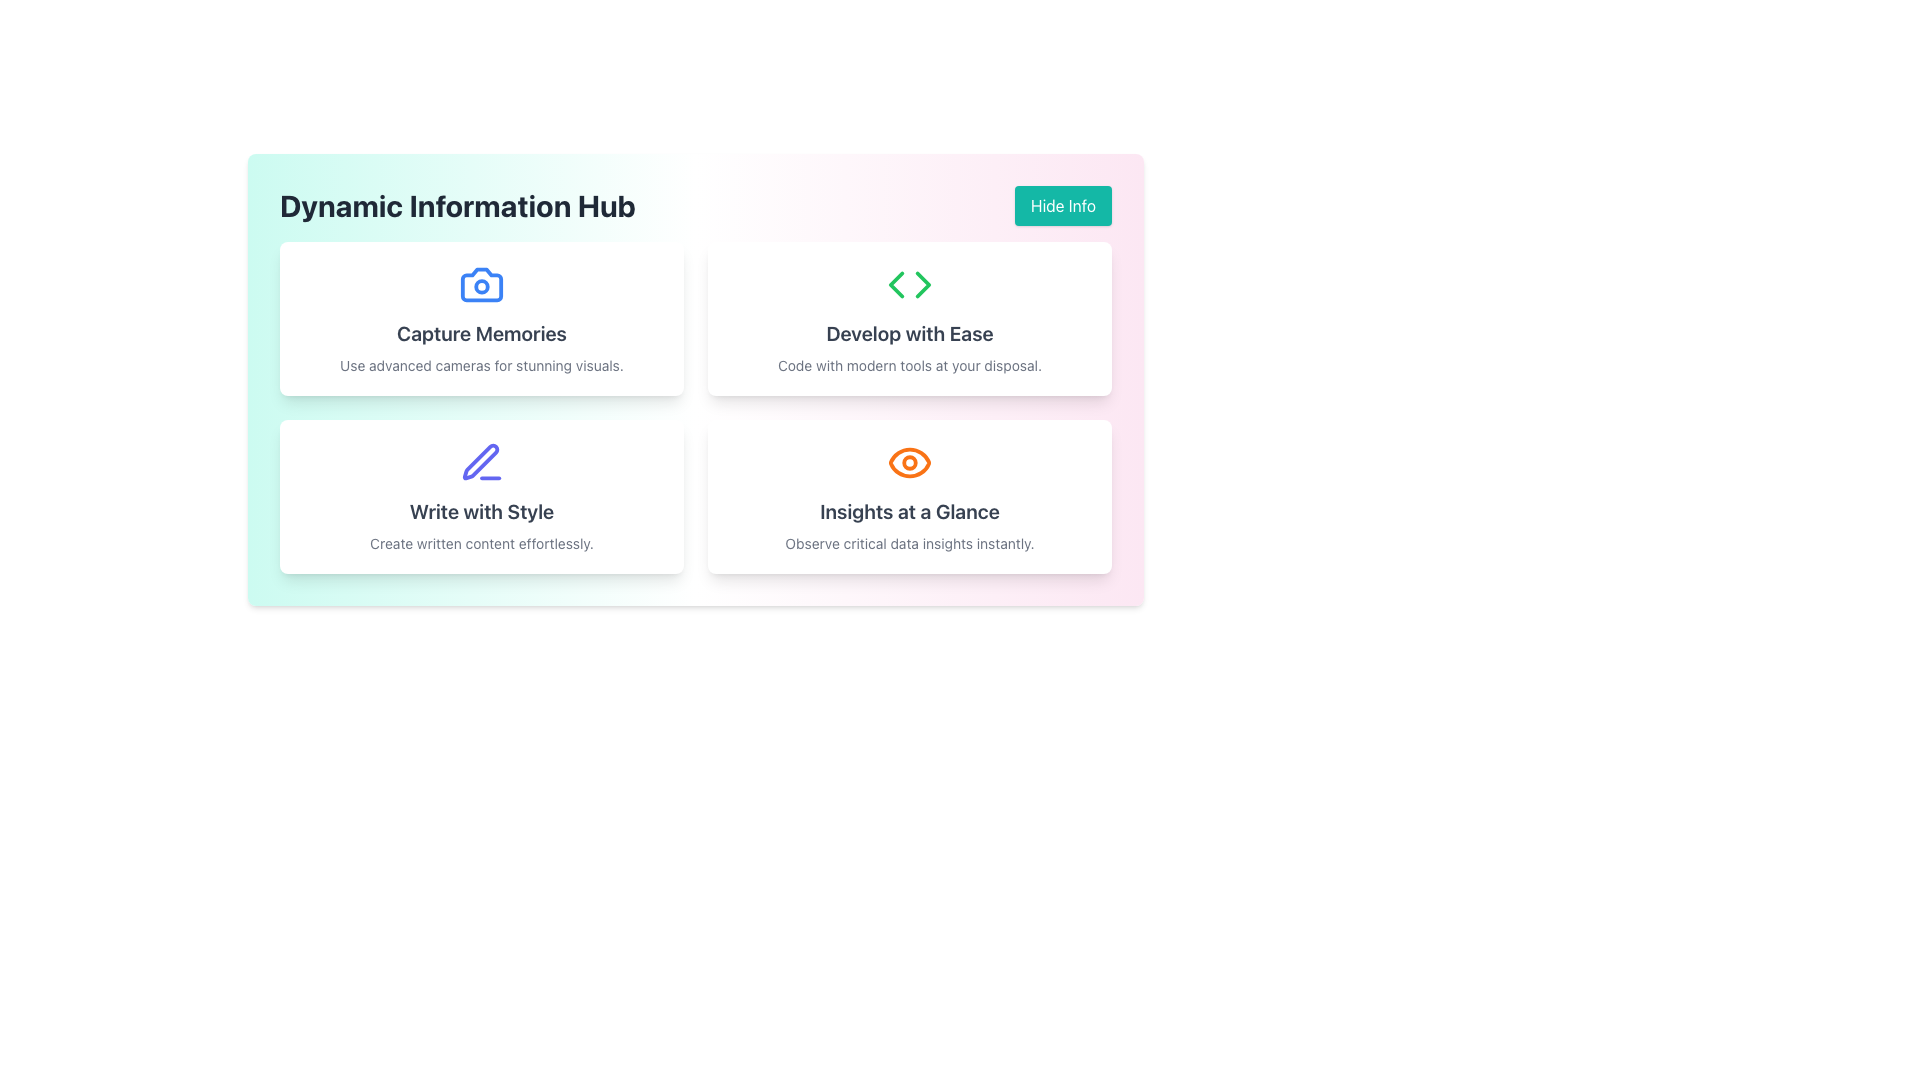  I want to click on the Informational card that highlights features related to development, positioned on the right side of the first row in the grid layout, so click(909, 318).